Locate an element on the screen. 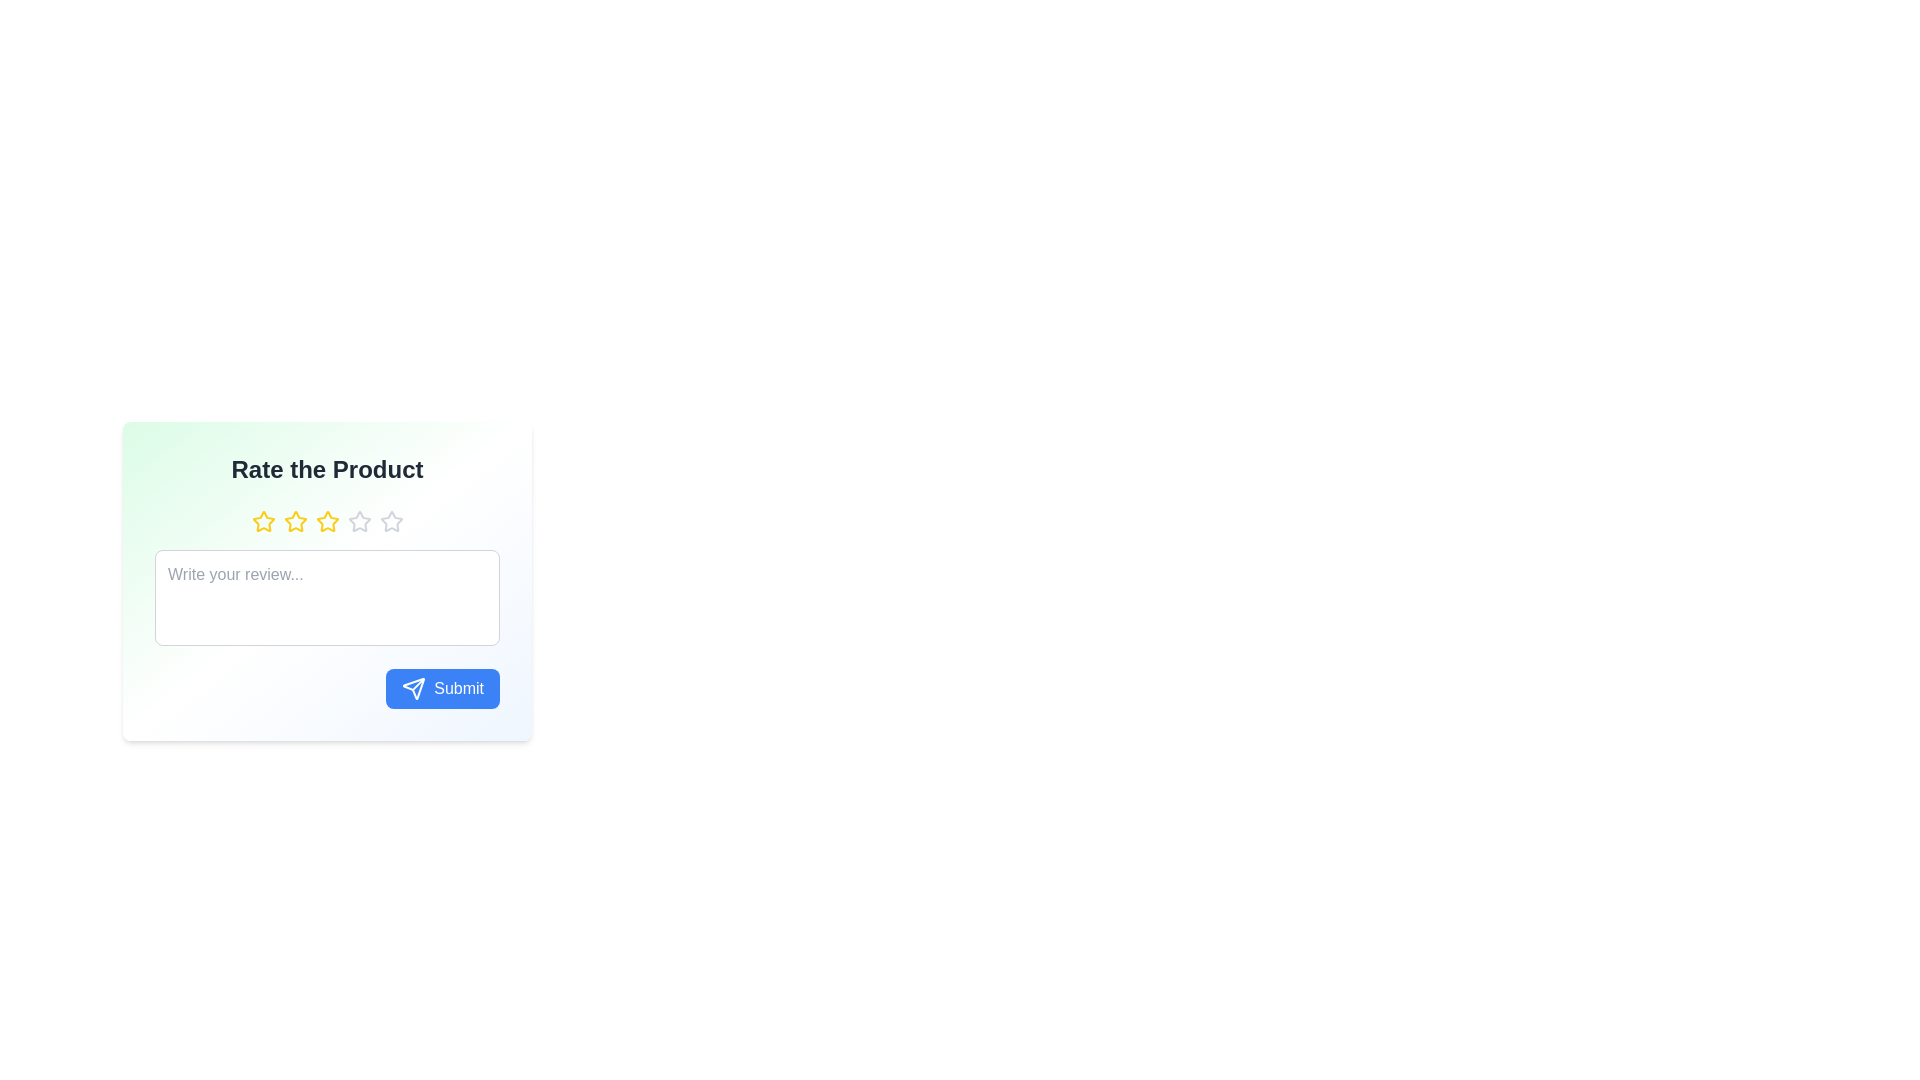 This screenshot has height=1080, width=1920. the star corresponding to the desired rating, where the rating is specified as 5 is located at coordinates (391, 520).